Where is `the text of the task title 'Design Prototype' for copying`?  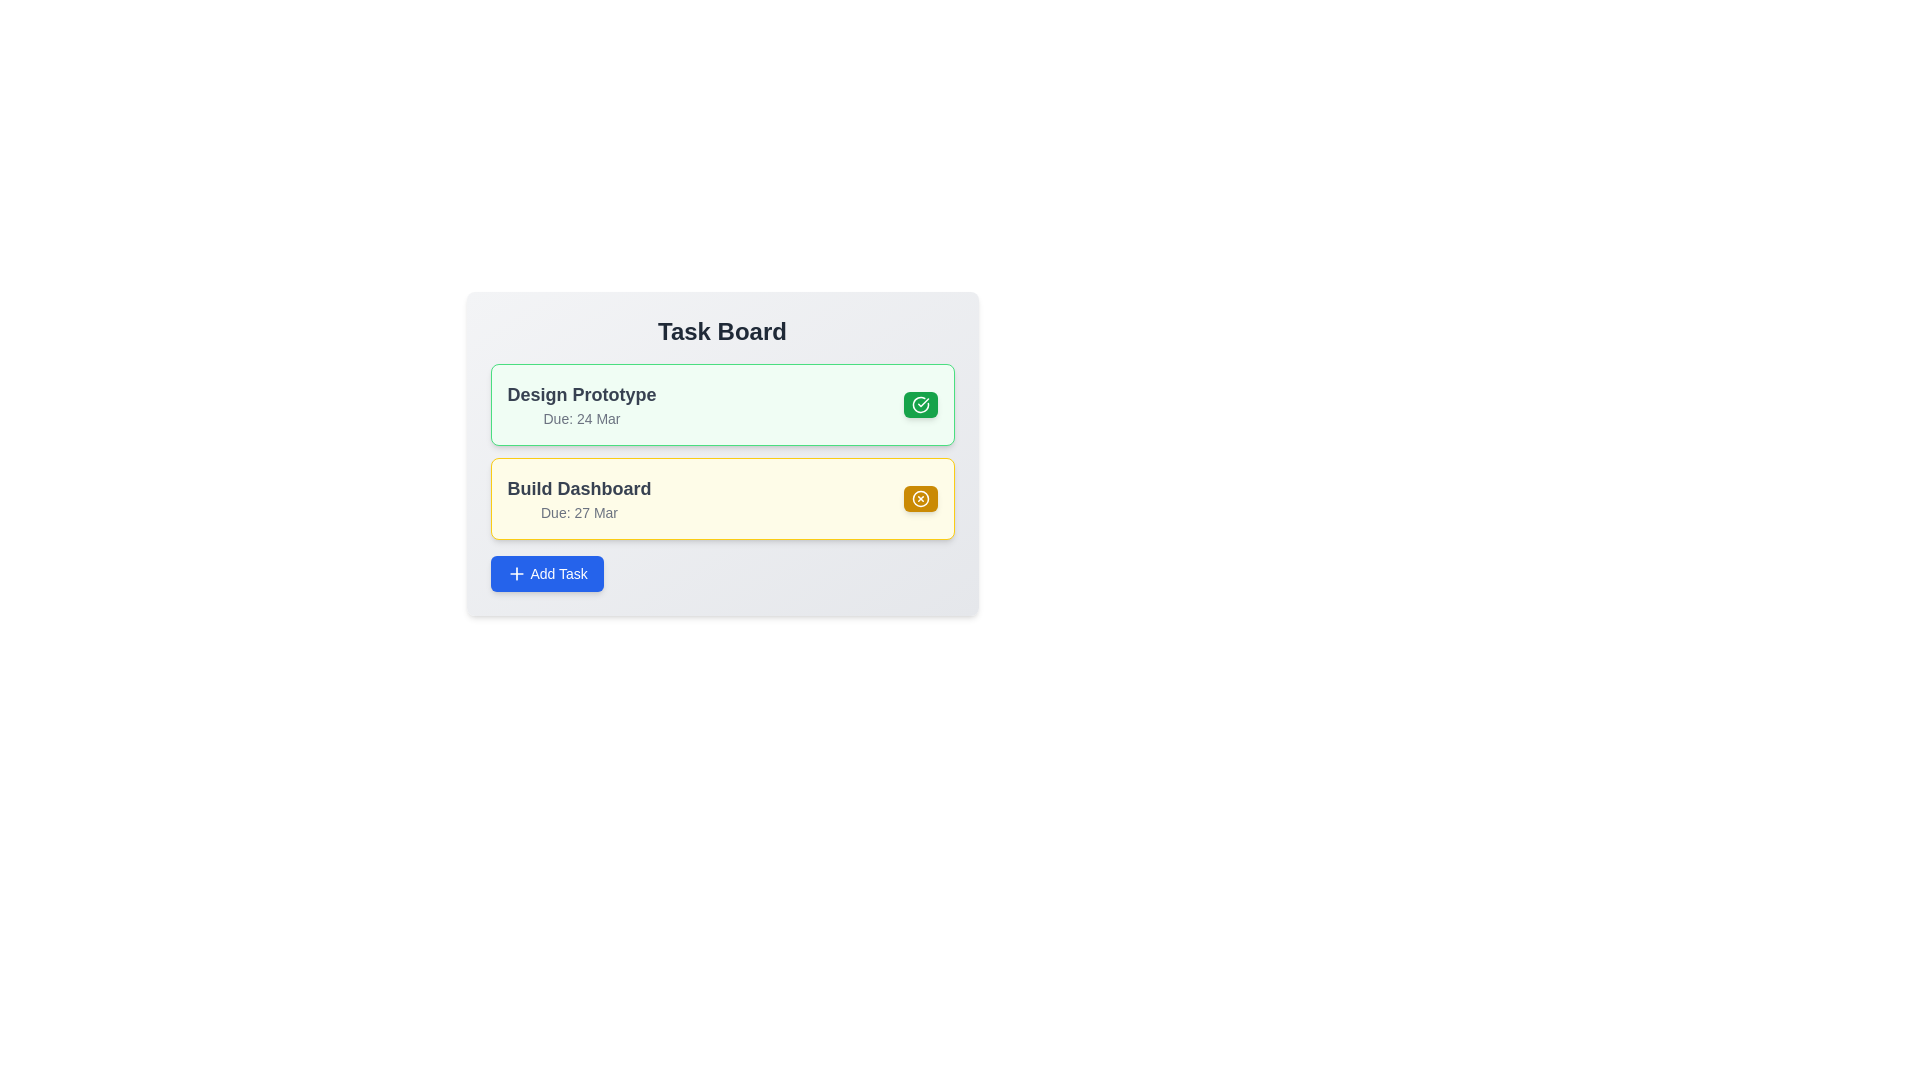 the text of the task title 'Design Prototype' for copying is located at coordinates (580, 394).